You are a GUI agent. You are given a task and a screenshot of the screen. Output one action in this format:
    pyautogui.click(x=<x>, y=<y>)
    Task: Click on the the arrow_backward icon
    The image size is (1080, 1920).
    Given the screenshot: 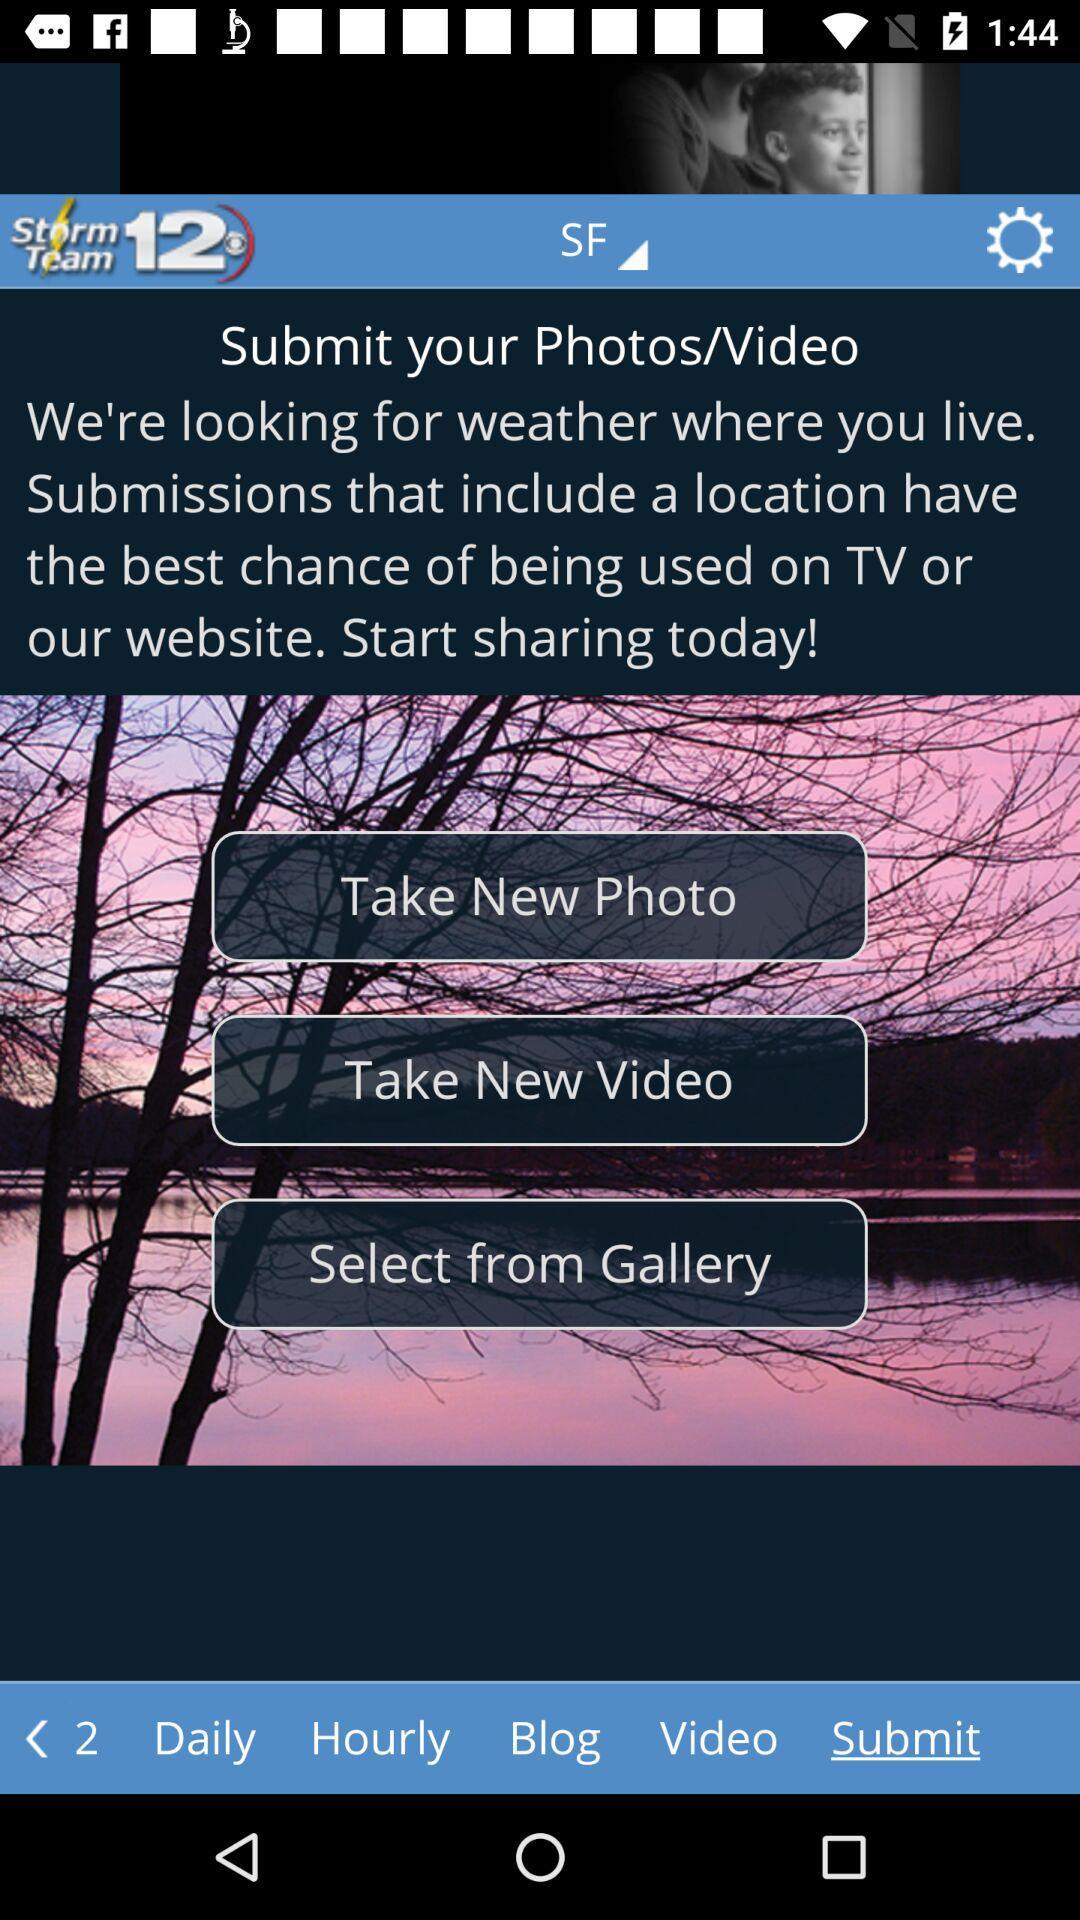 What is the action you would take?
    pyautogui.click(x=36, y=1737)
    